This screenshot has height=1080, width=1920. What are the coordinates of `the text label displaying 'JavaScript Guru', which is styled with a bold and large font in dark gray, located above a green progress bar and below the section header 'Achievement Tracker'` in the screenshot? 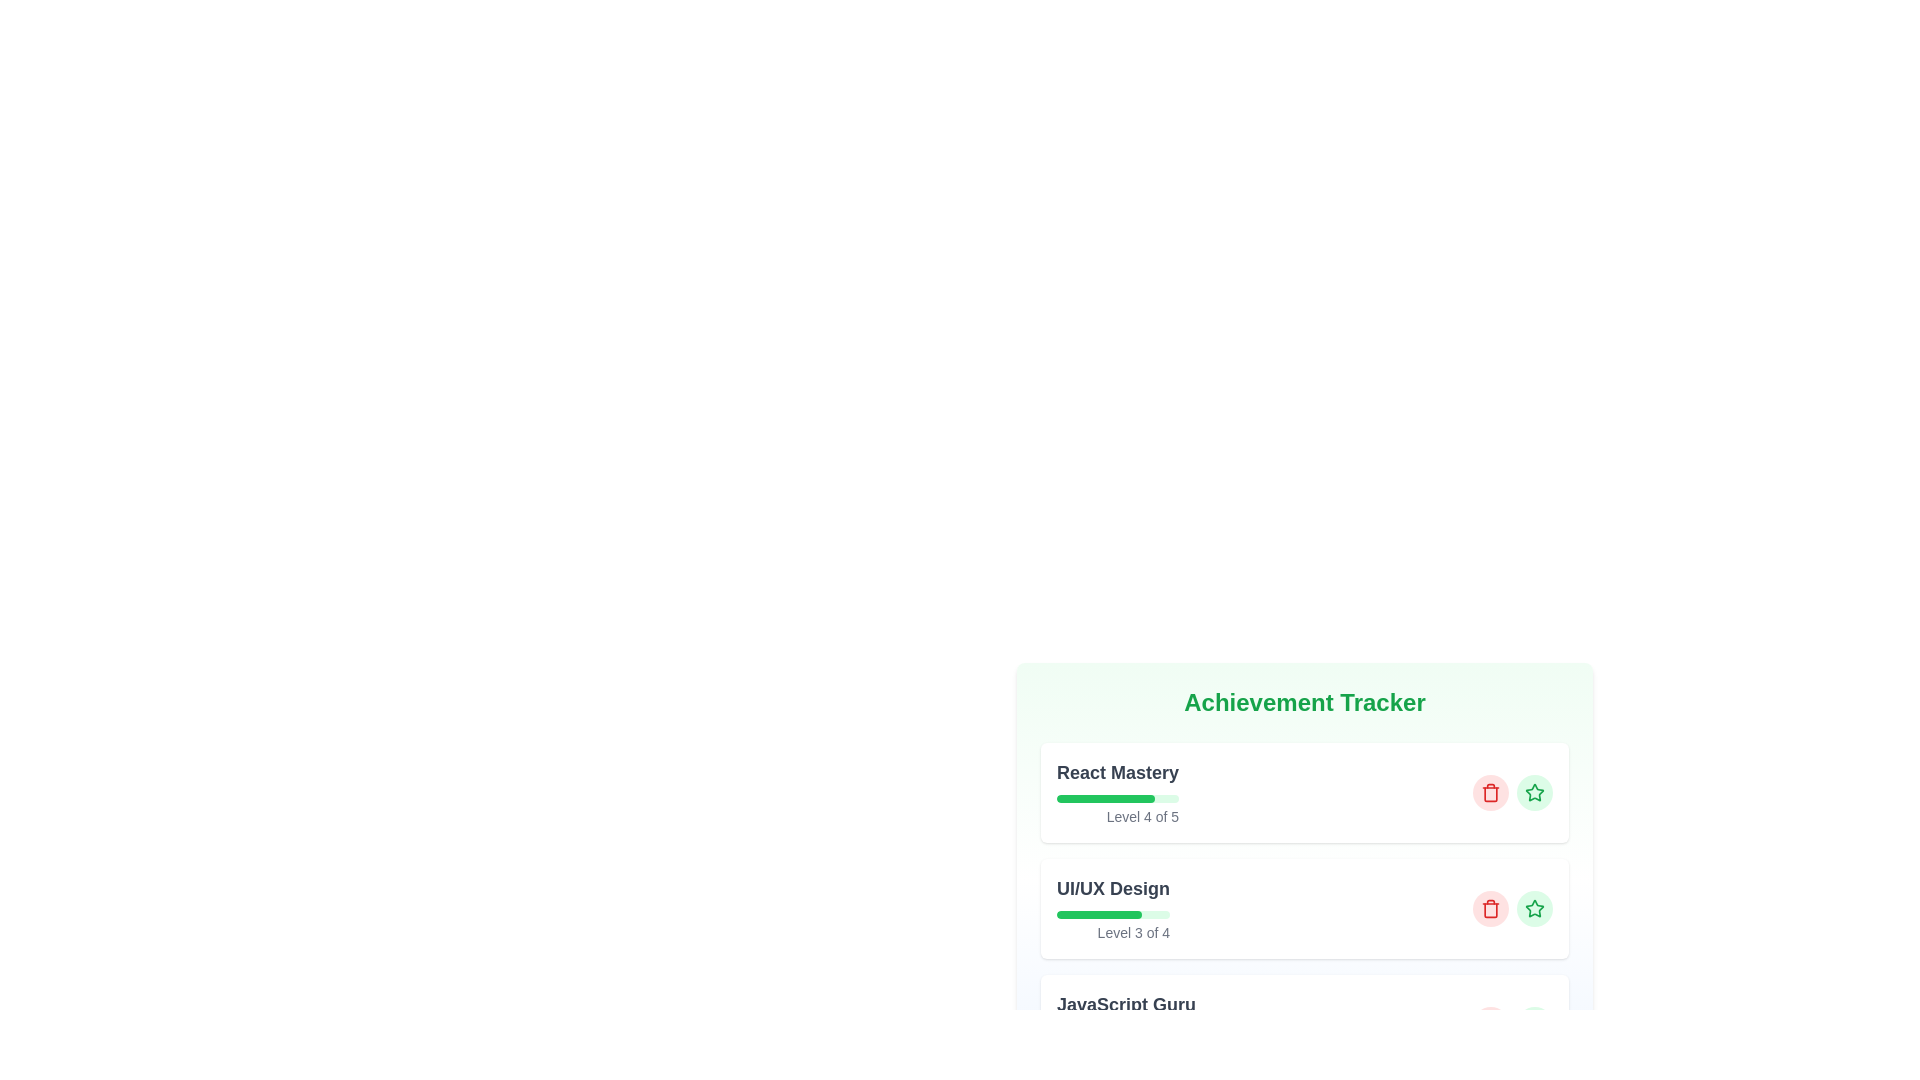 It's located at (1126, 1005).